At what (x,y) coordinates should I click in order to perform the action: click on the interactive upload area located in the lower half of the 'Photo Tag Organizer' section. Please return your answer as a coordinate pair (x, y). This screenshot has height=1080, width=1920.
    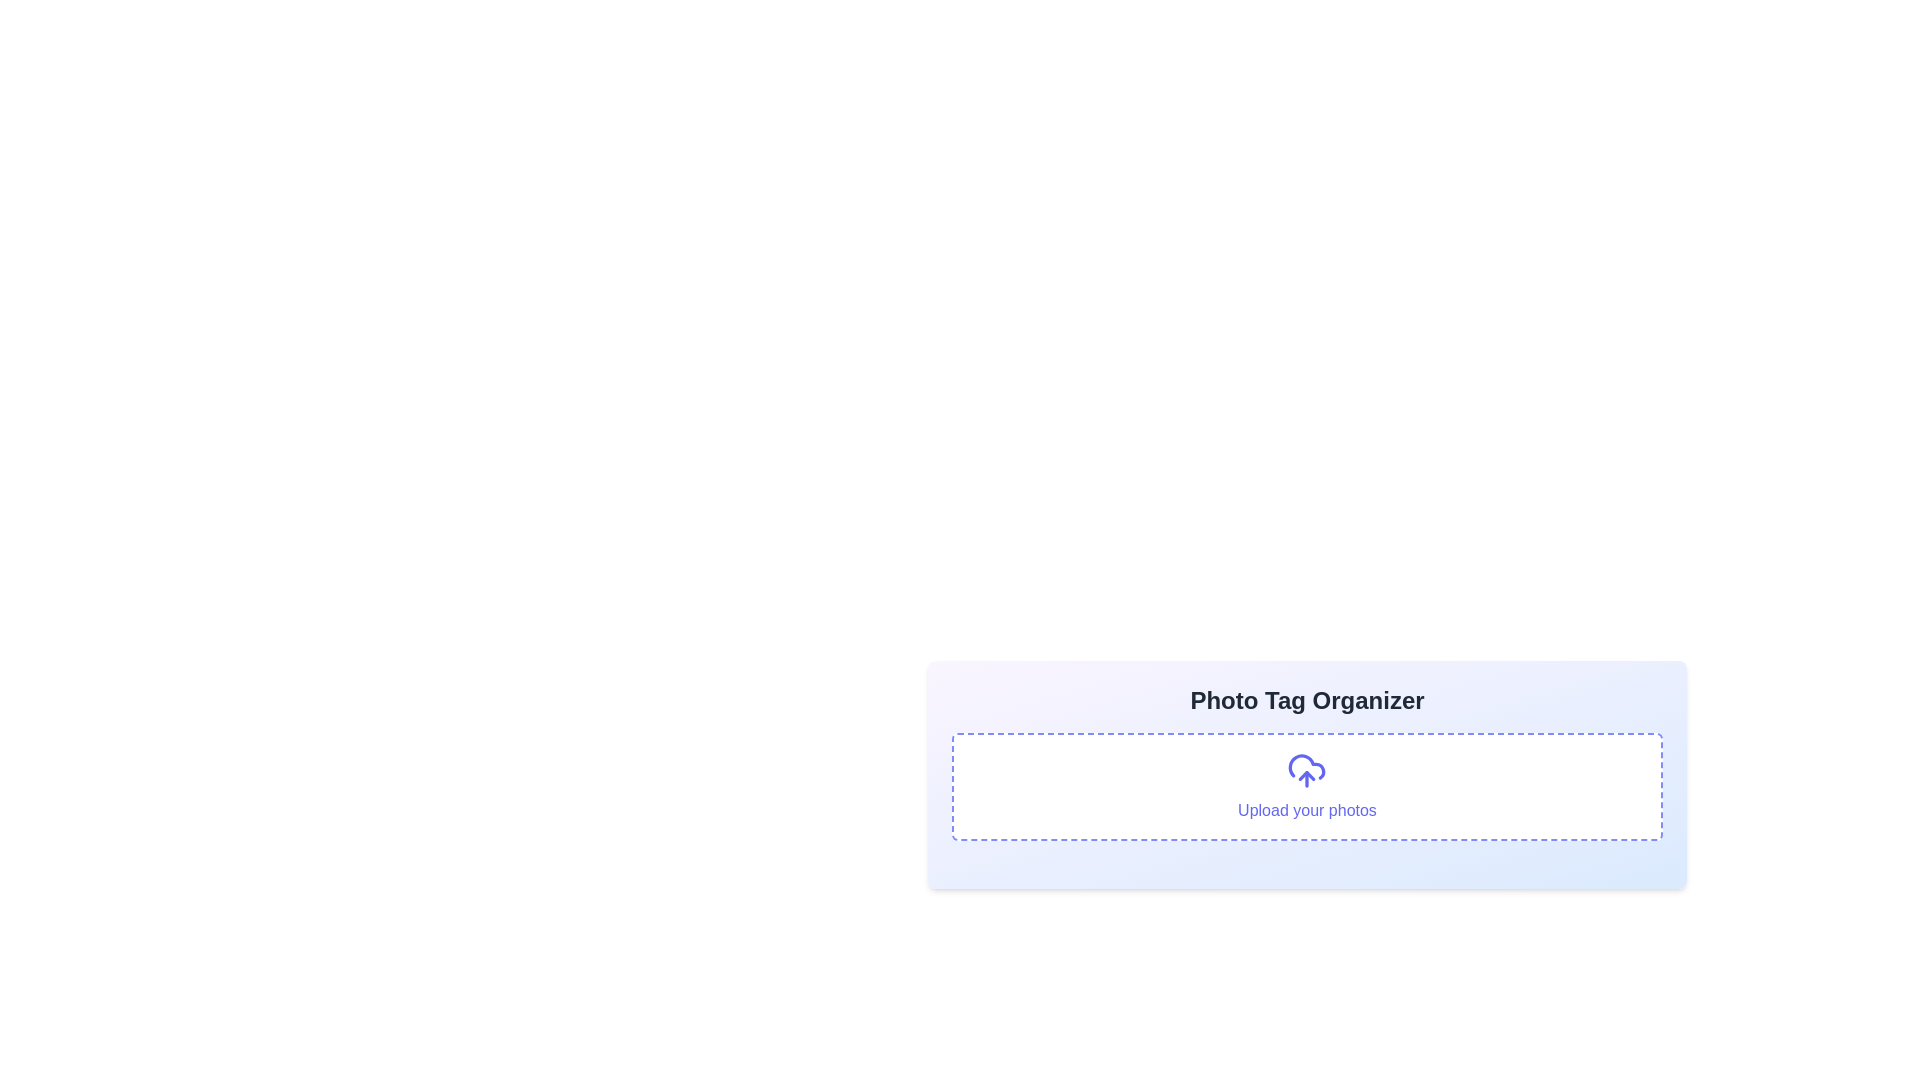
    Looking at the image, I should click on (1307, 785).